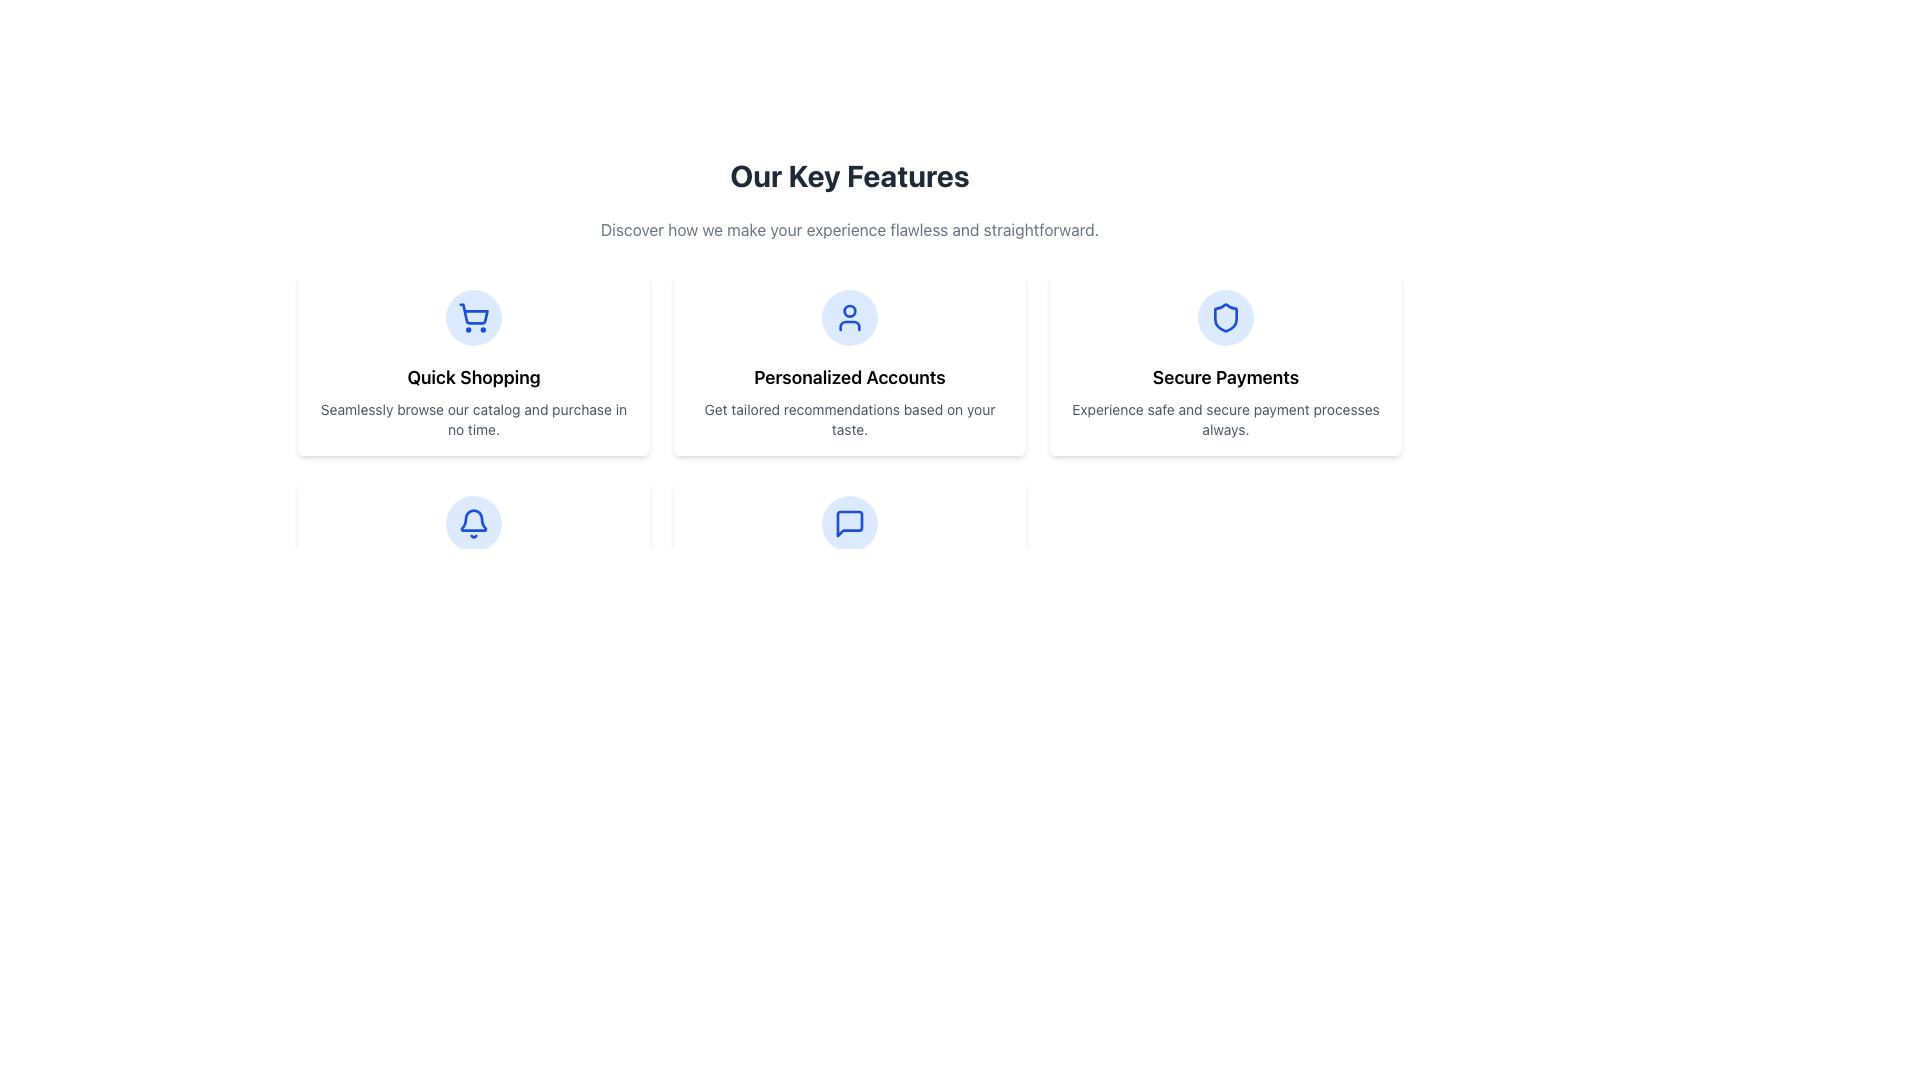 The width and height of the screenshot is (1920, 1080). What do you see at coordinates (849, 523) in the screenshot?
I see `the messaging or communication icon located in the bottom center section of the interface, beneath the features 'Quick Shopping,' 'Personalized Accounts,' and 'Secure Payments,'` at bounding box center [849, 523].